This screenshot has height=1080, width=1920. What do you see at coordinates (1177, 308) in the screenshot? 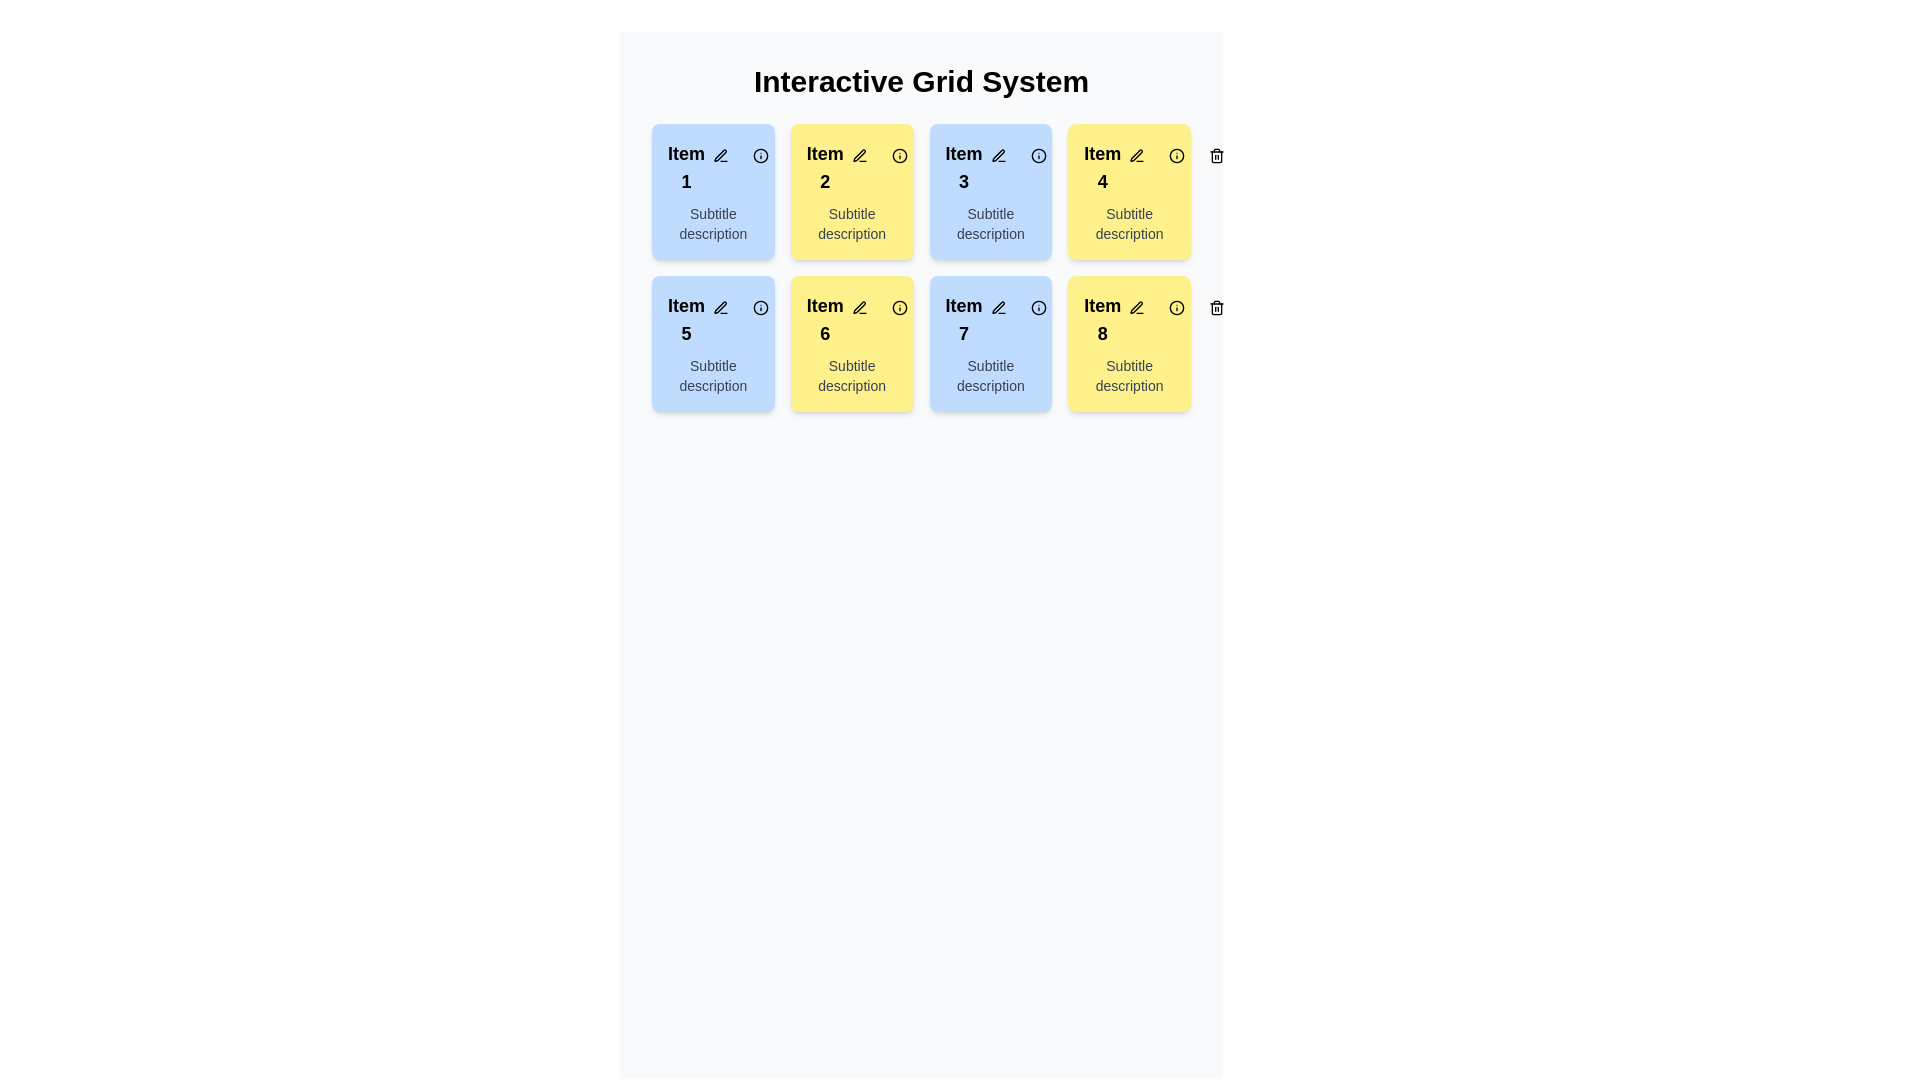
I see `the informational tooltip button located in the bottom-right corner of the card labeled 'Item 8'` at bounding box center [1177, 308].